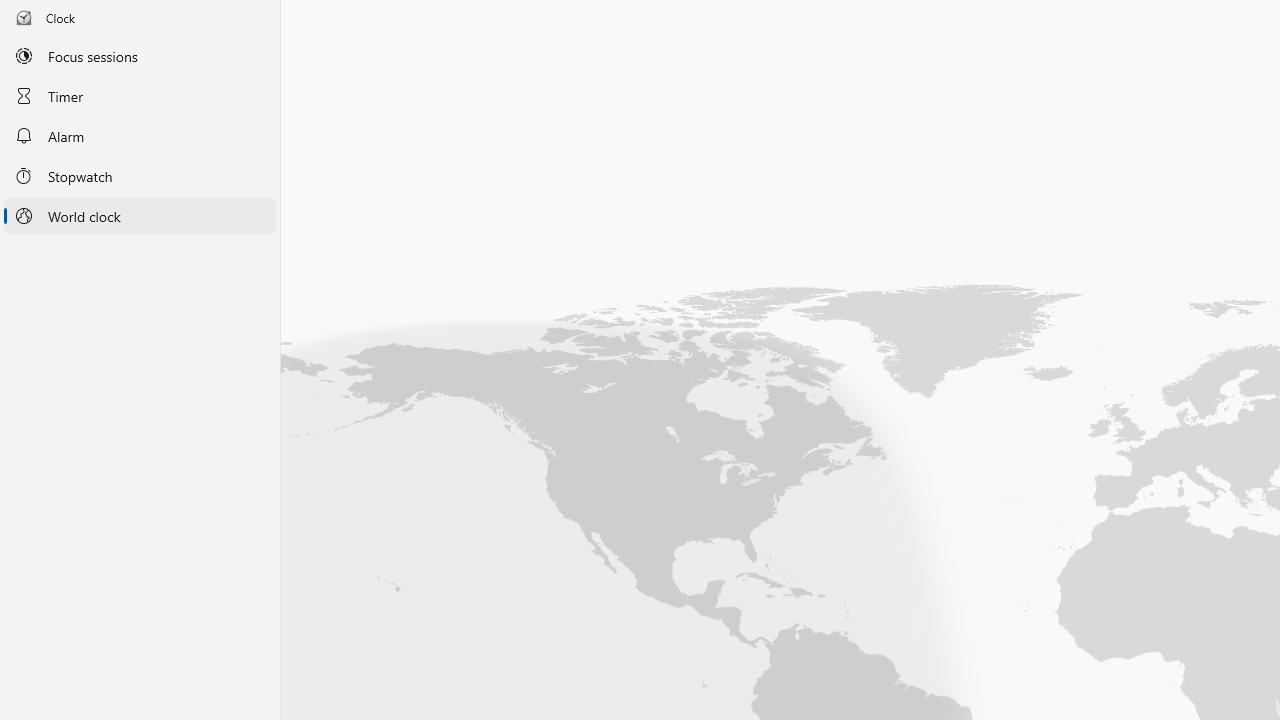 This screenshot has height=720, width=1280. I want to click on 'Alarm', so click(139, 135).